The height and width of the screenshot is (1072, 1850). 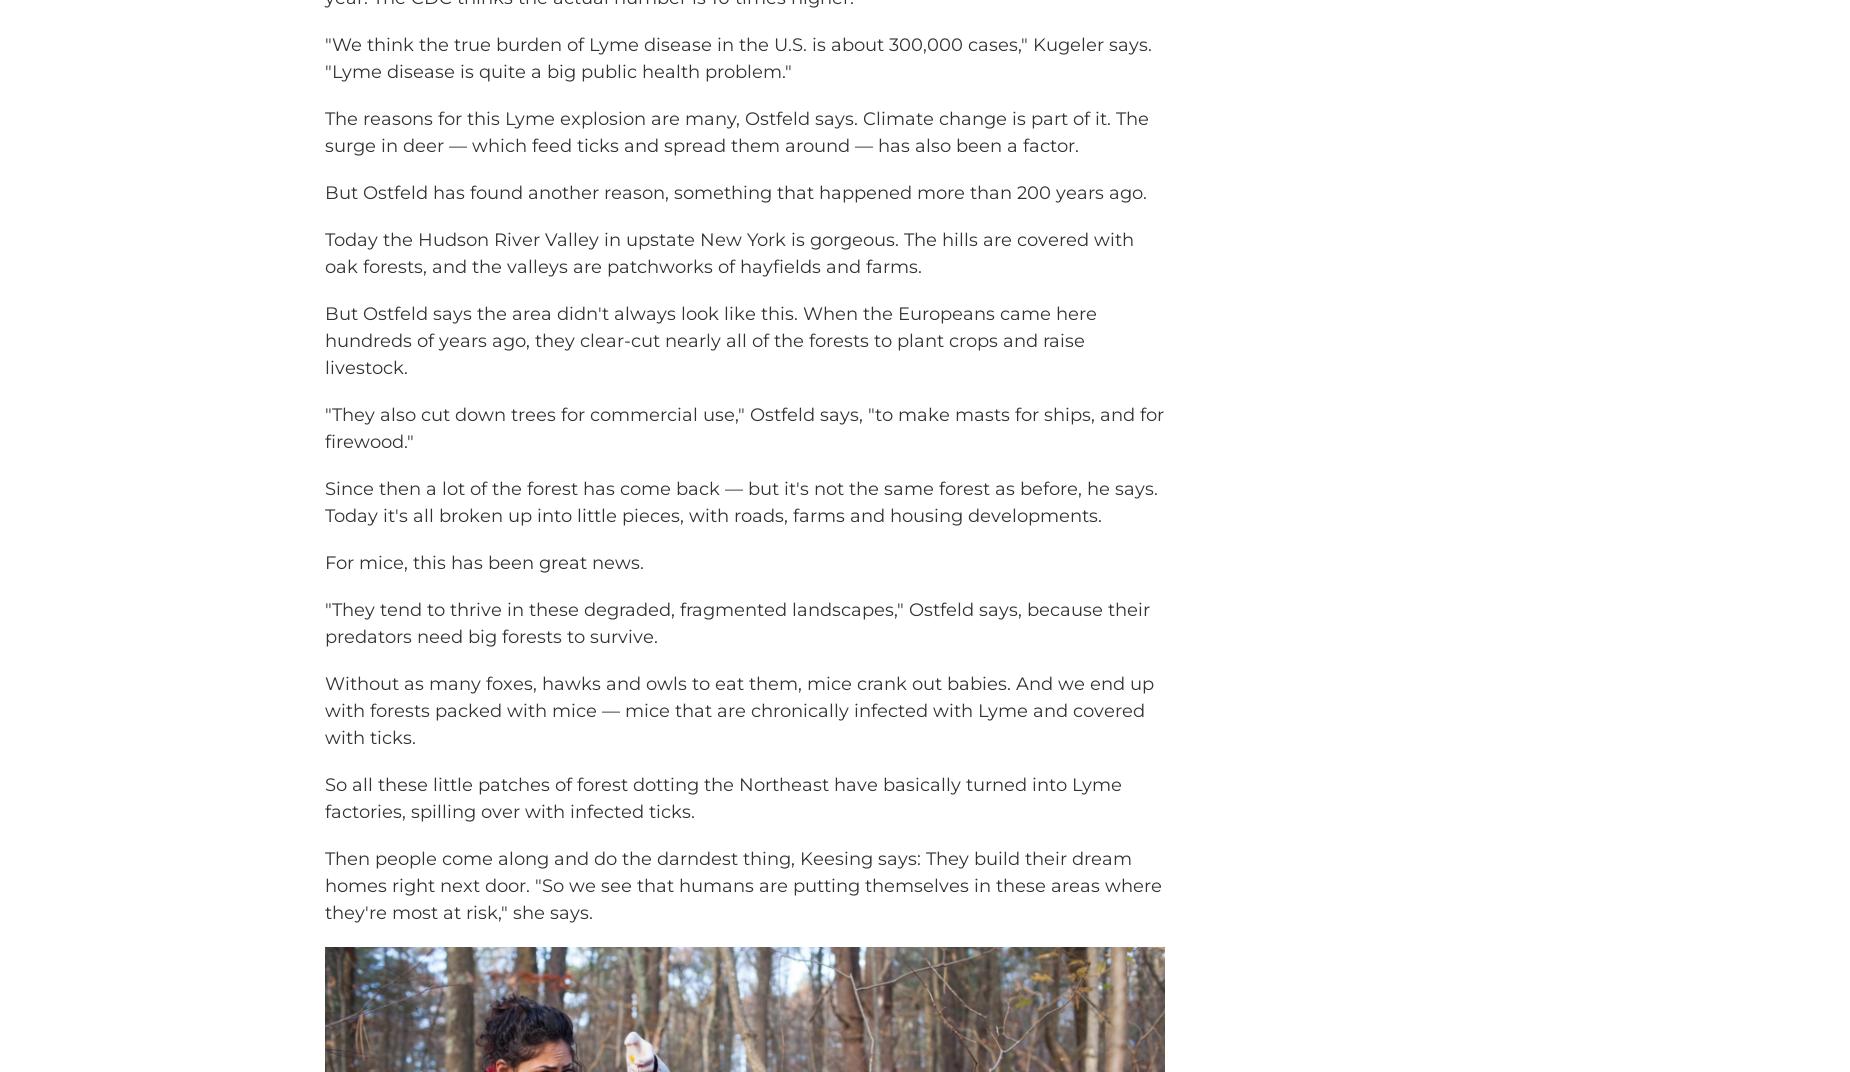 What do you see at coordinates (729, 281) in the screenshot?
I see `'Today the Hudson River Valley in upstate New York is gorgeous. The hills are covered with oak forests, and the valleys are patchworks of hayfields and farms.'` at bounding box center [729, 281].